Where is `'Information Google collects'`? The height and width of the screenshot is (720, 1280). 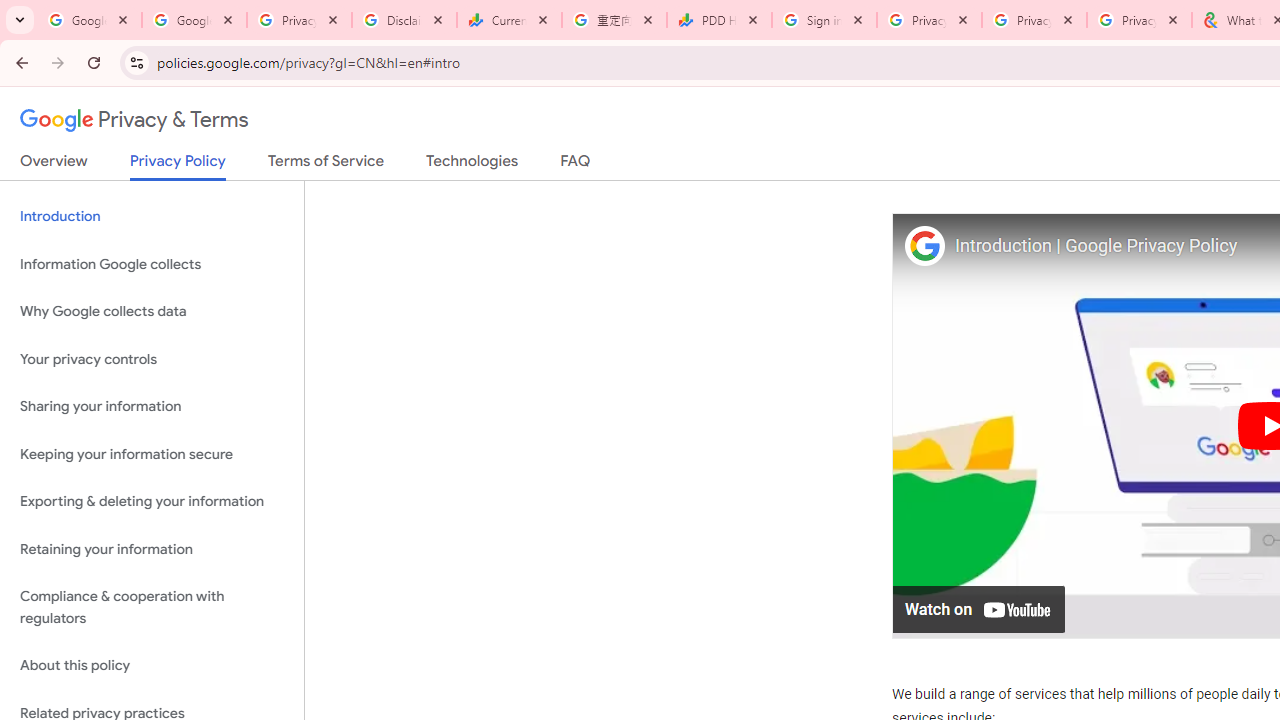 'Information Google collects' is located at coordinates (151, 263).